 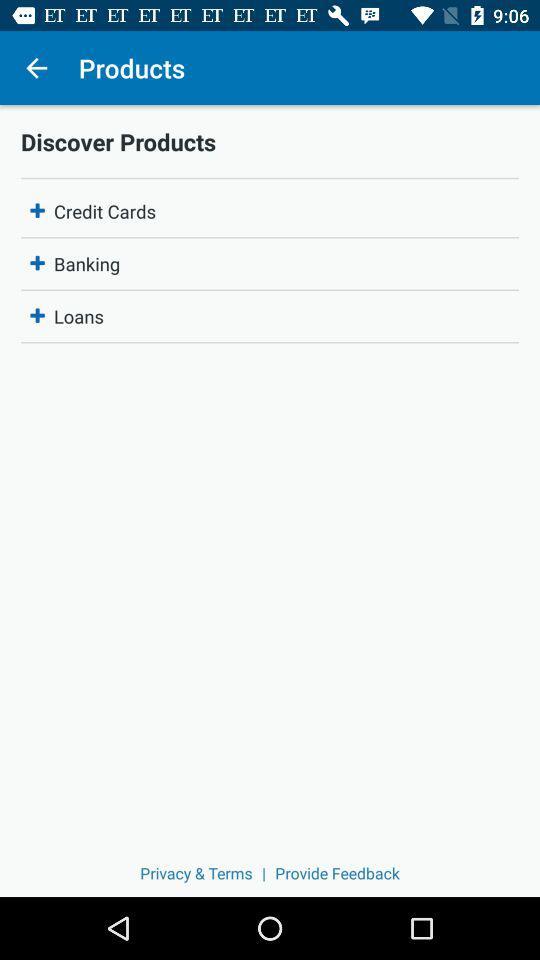 What do you see at coordinates (337, 872) in the screenshot?
I see `the icon to the right of |` at bounding box center [337, 872].